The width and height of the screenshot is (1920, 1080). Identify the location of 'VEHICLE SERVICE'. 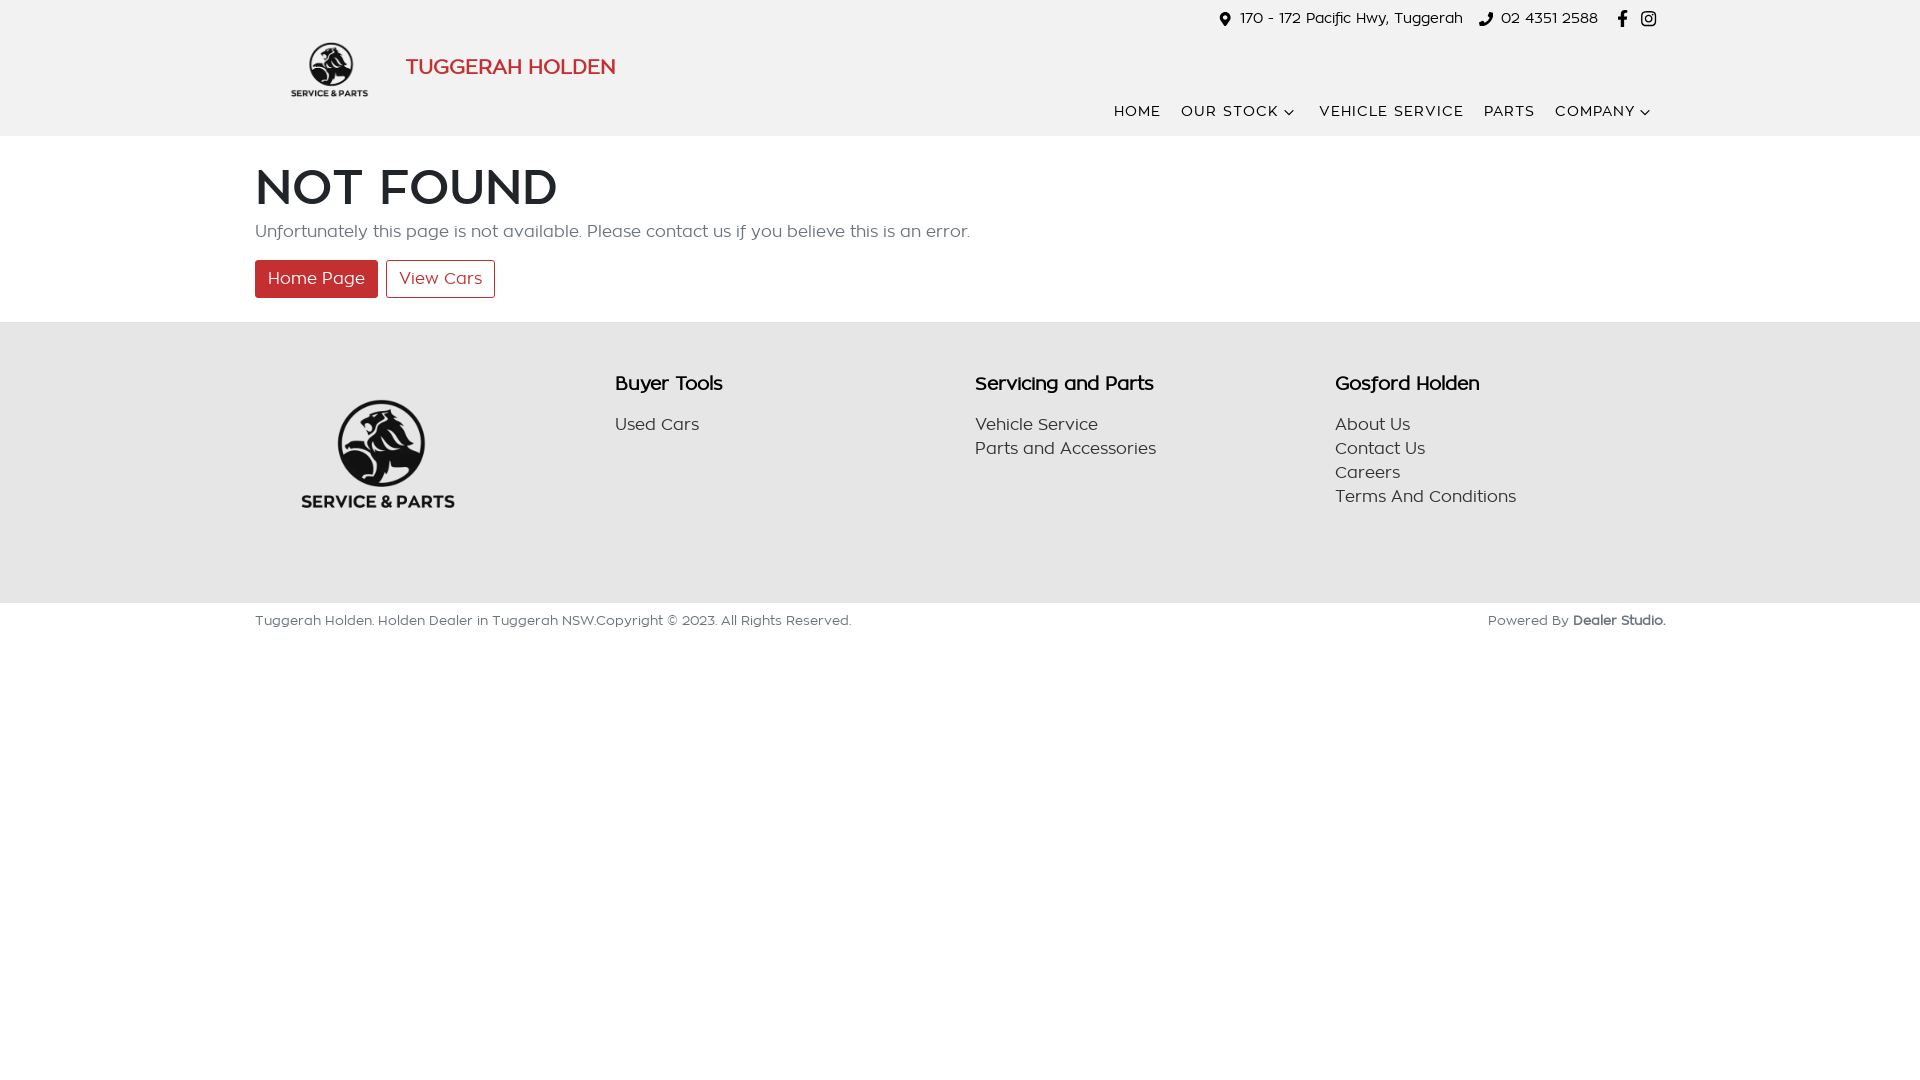
(1390, 111).